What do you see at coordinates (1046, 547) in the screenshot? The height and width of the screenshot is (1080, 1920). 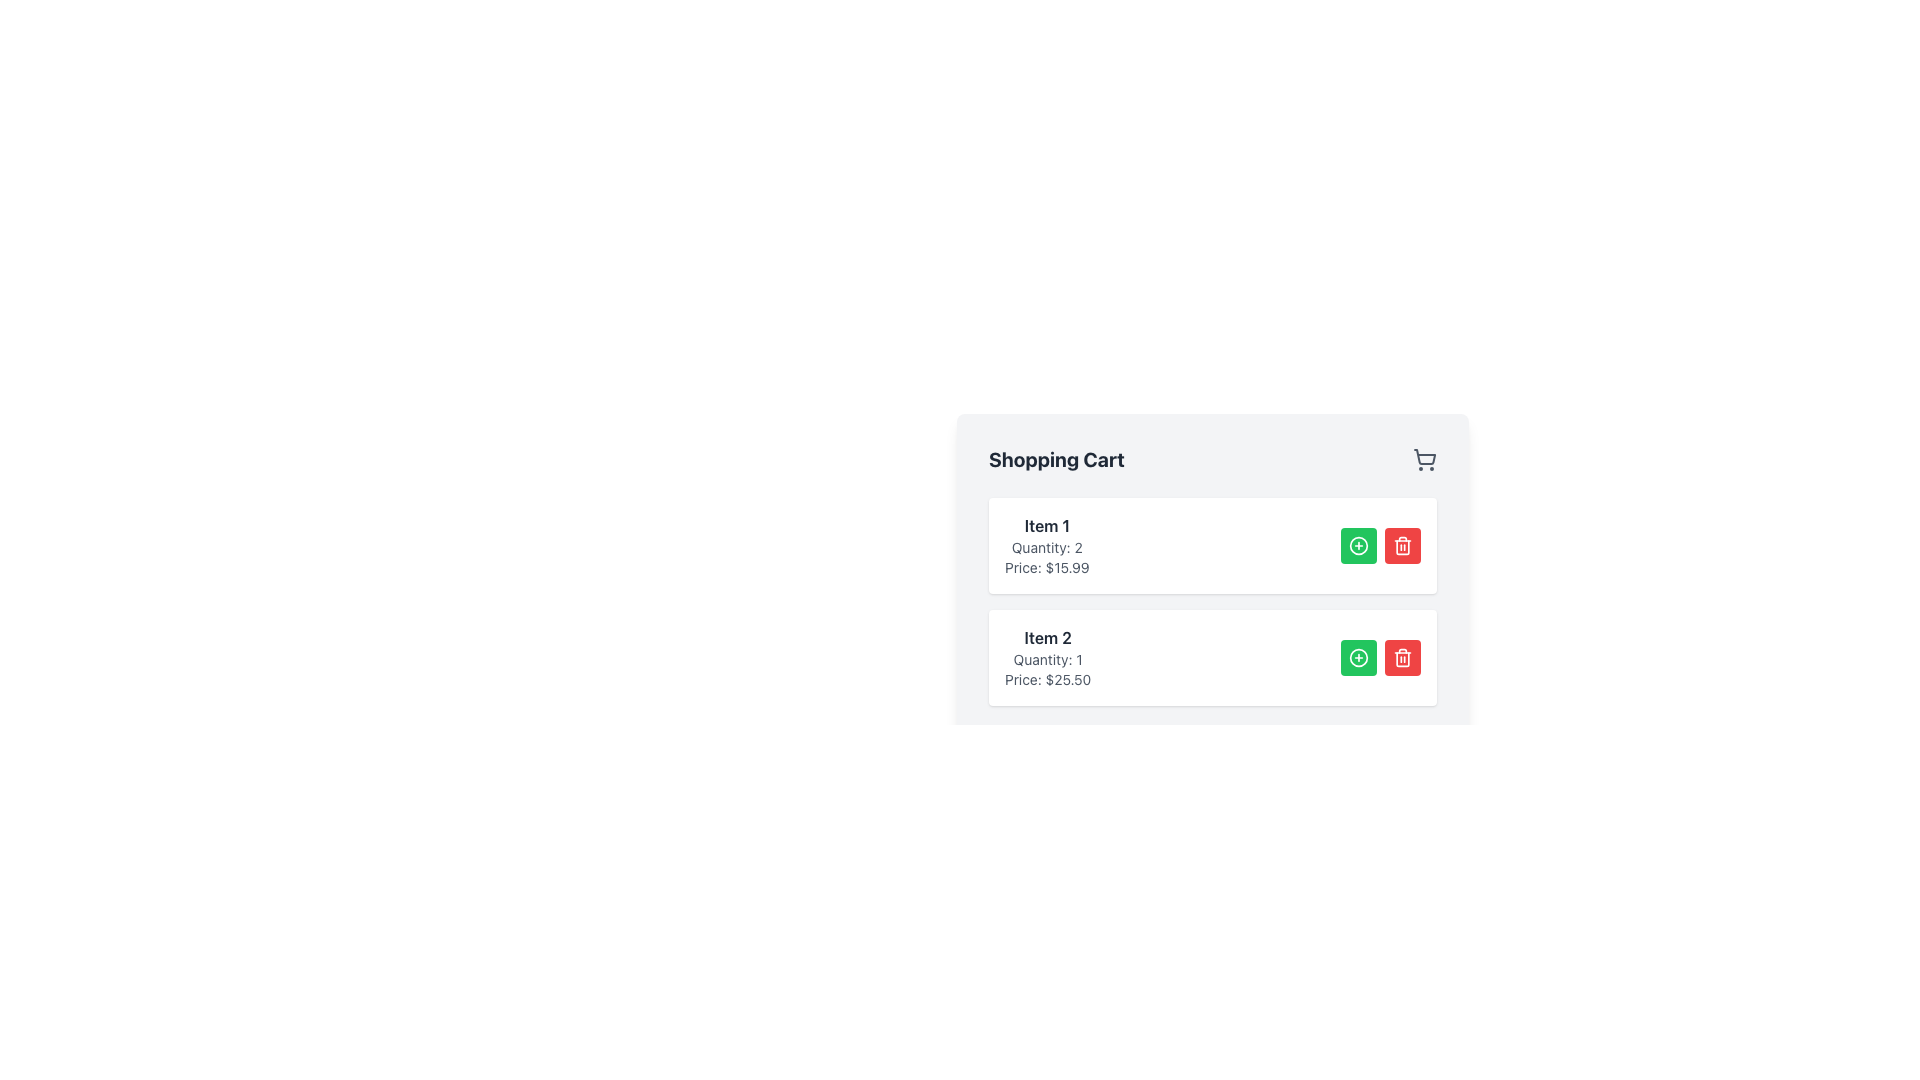 I see `the text label that displays the quantity of an item in the shopping cart interface, which is positioned below 'Item 1' and above 'Price: $15.99'` at bounding box center [1046, 547].